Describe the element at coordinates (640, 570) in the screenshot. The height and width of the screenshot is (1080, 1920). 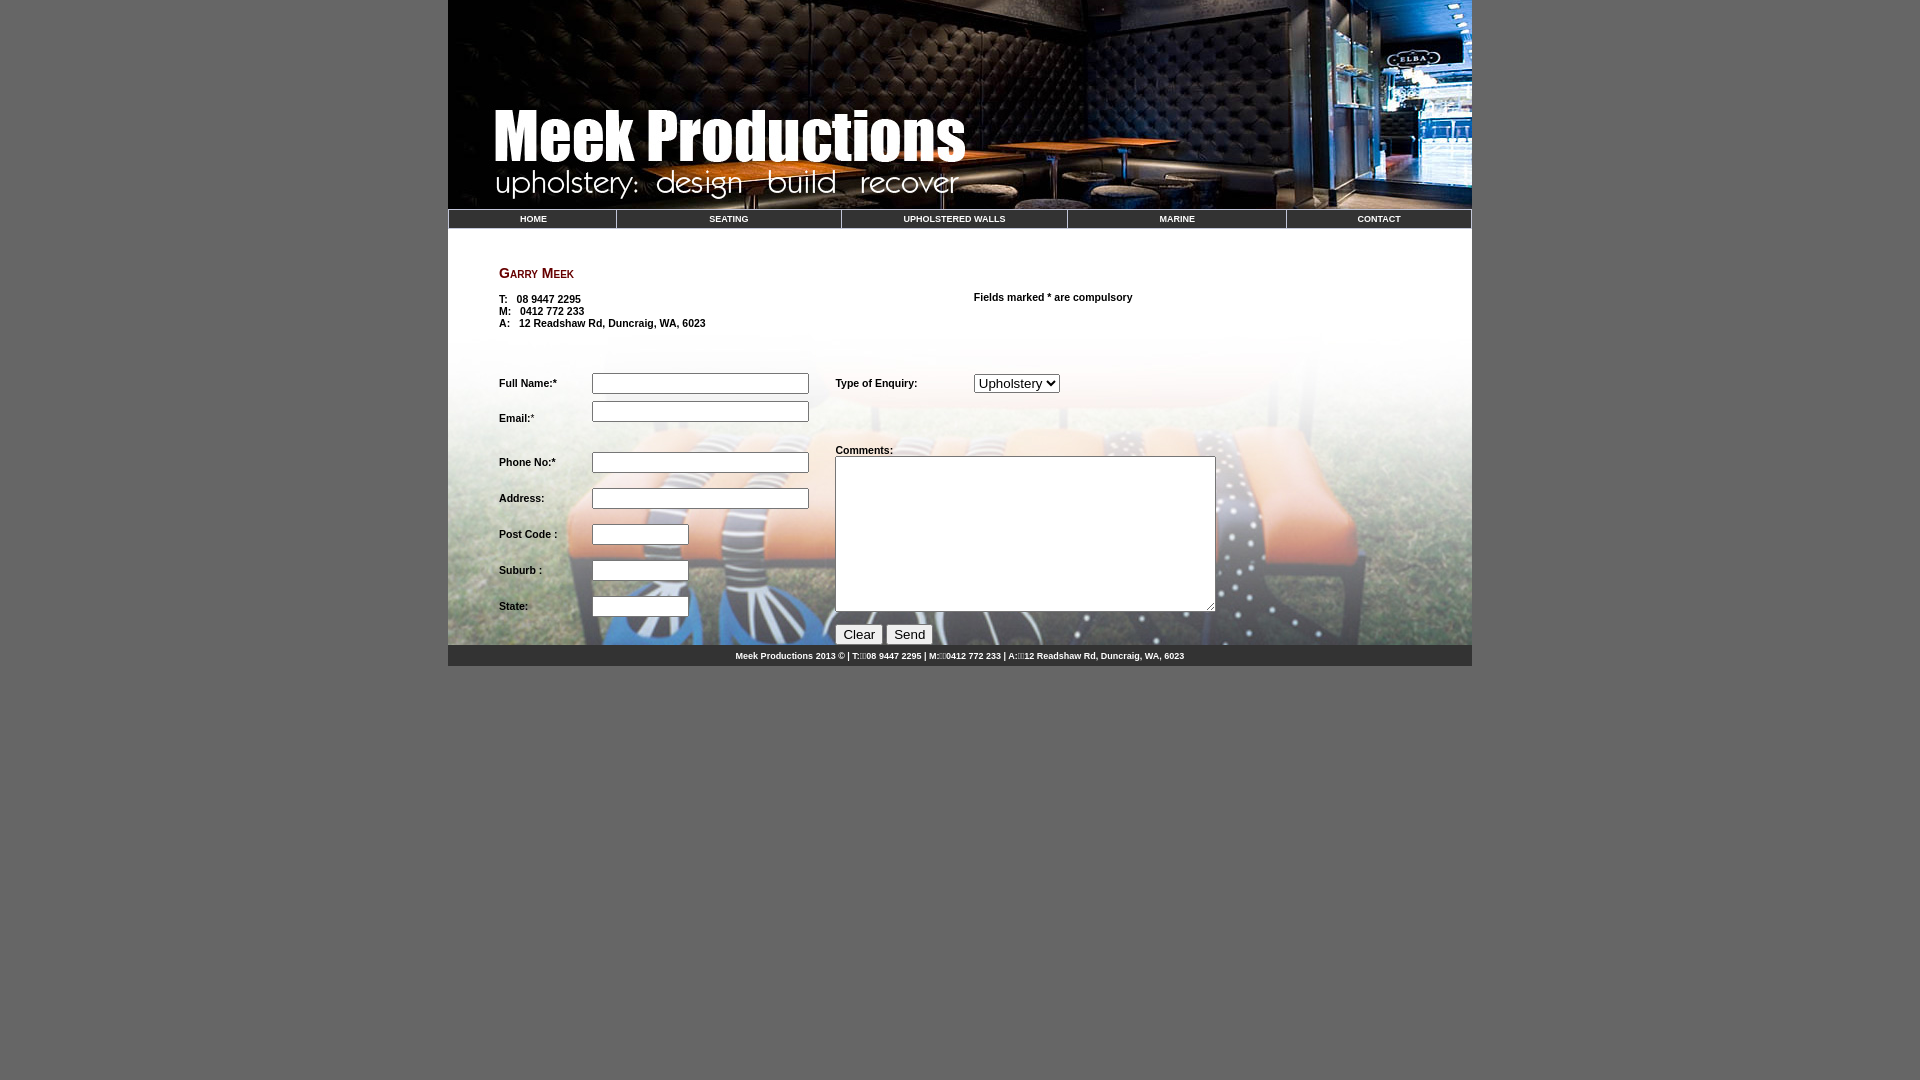
I see `'Enter your Postcode'` at that location.